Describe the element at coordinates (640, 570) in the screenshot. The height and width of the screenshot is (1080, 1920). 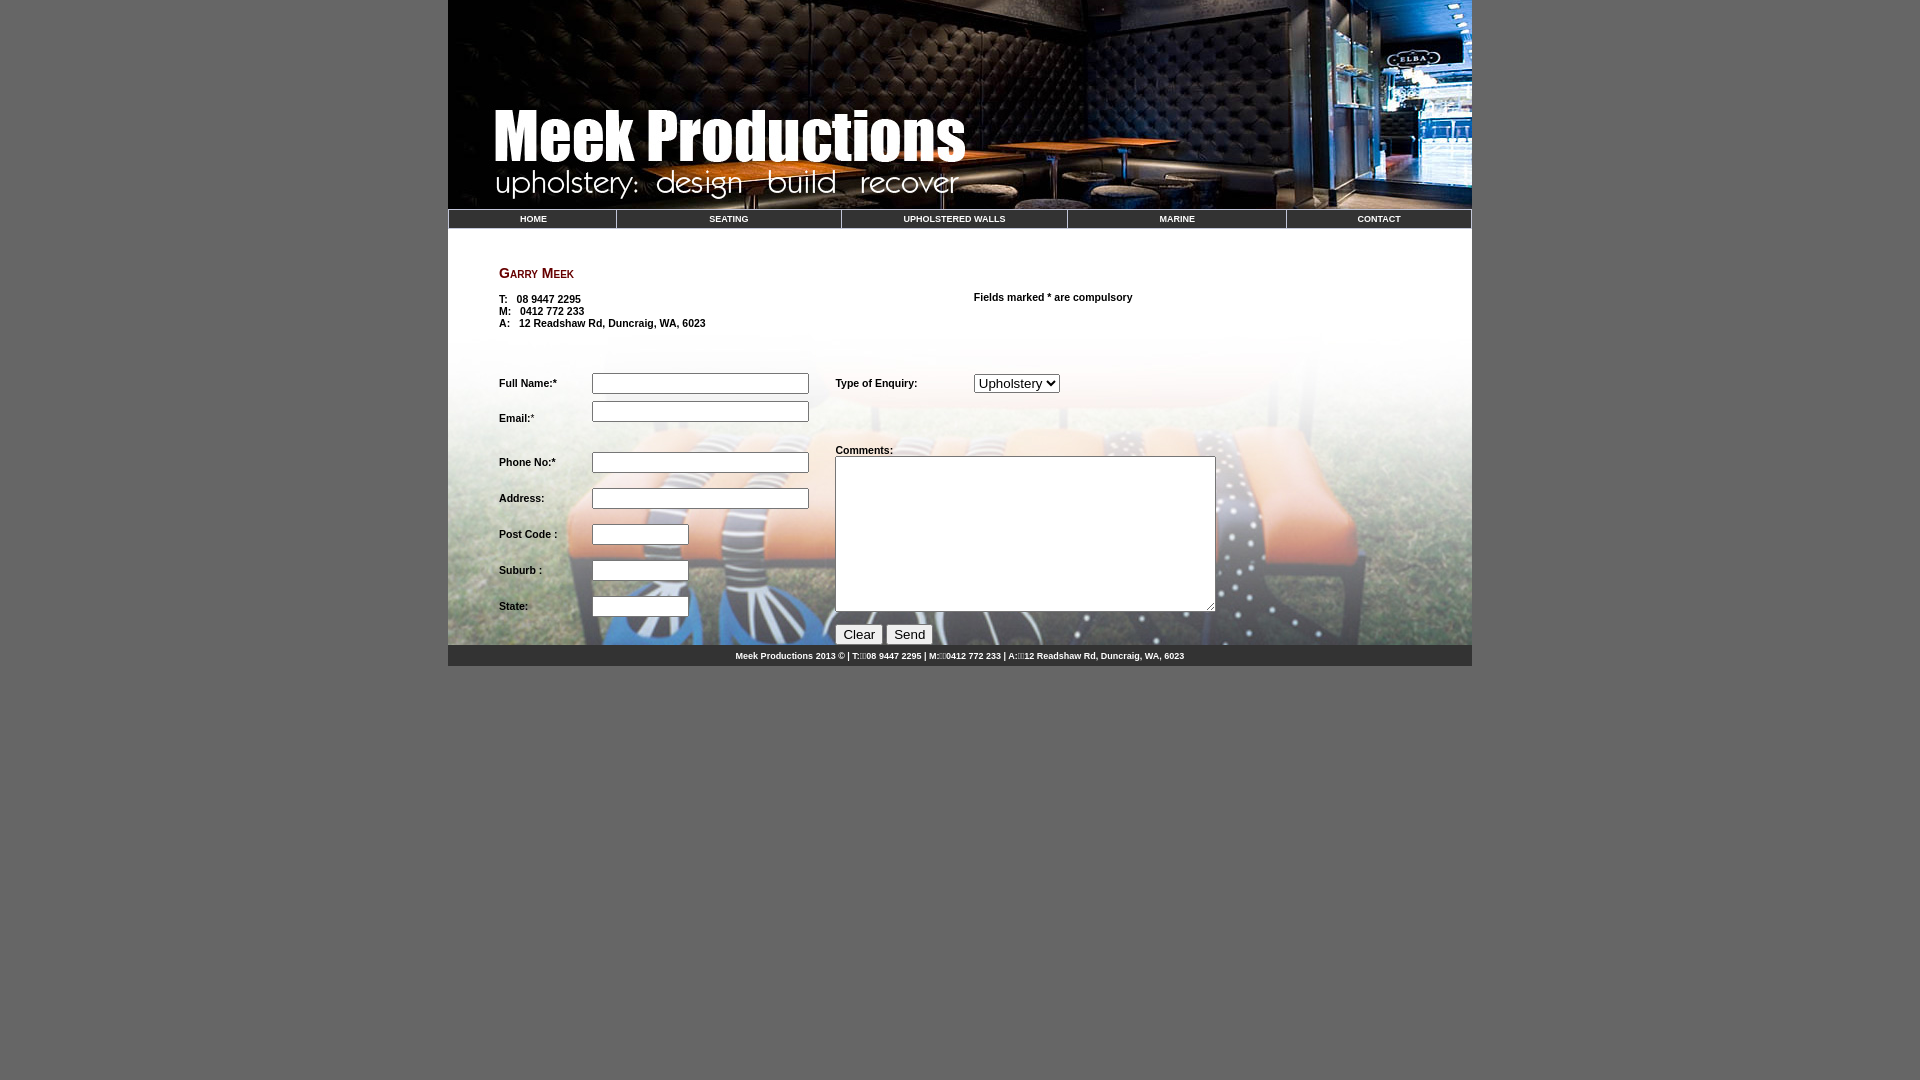
I see `'Enter your Postcode'` at that location.